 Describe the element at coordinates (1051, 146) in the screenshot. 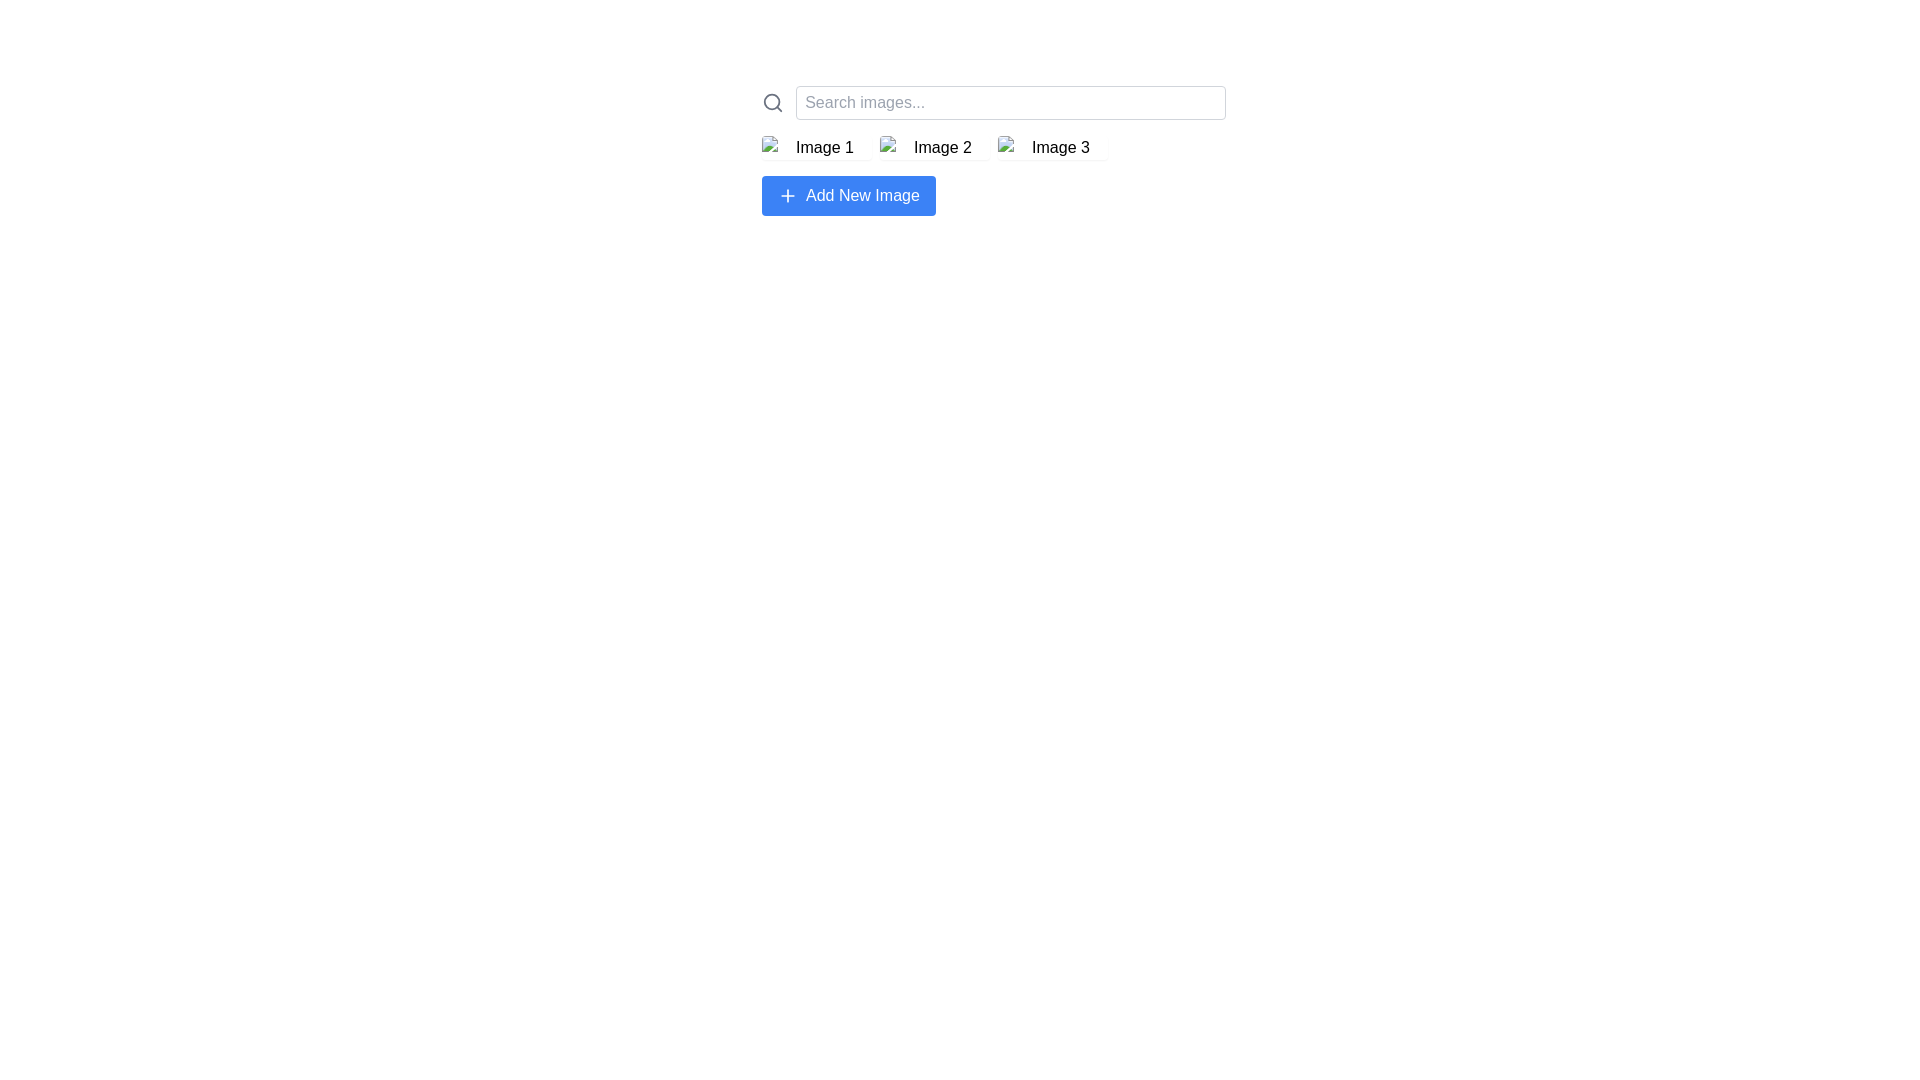

I see `the placeholder image element labeled 'Image 3' via keyboard navigation` at that location.